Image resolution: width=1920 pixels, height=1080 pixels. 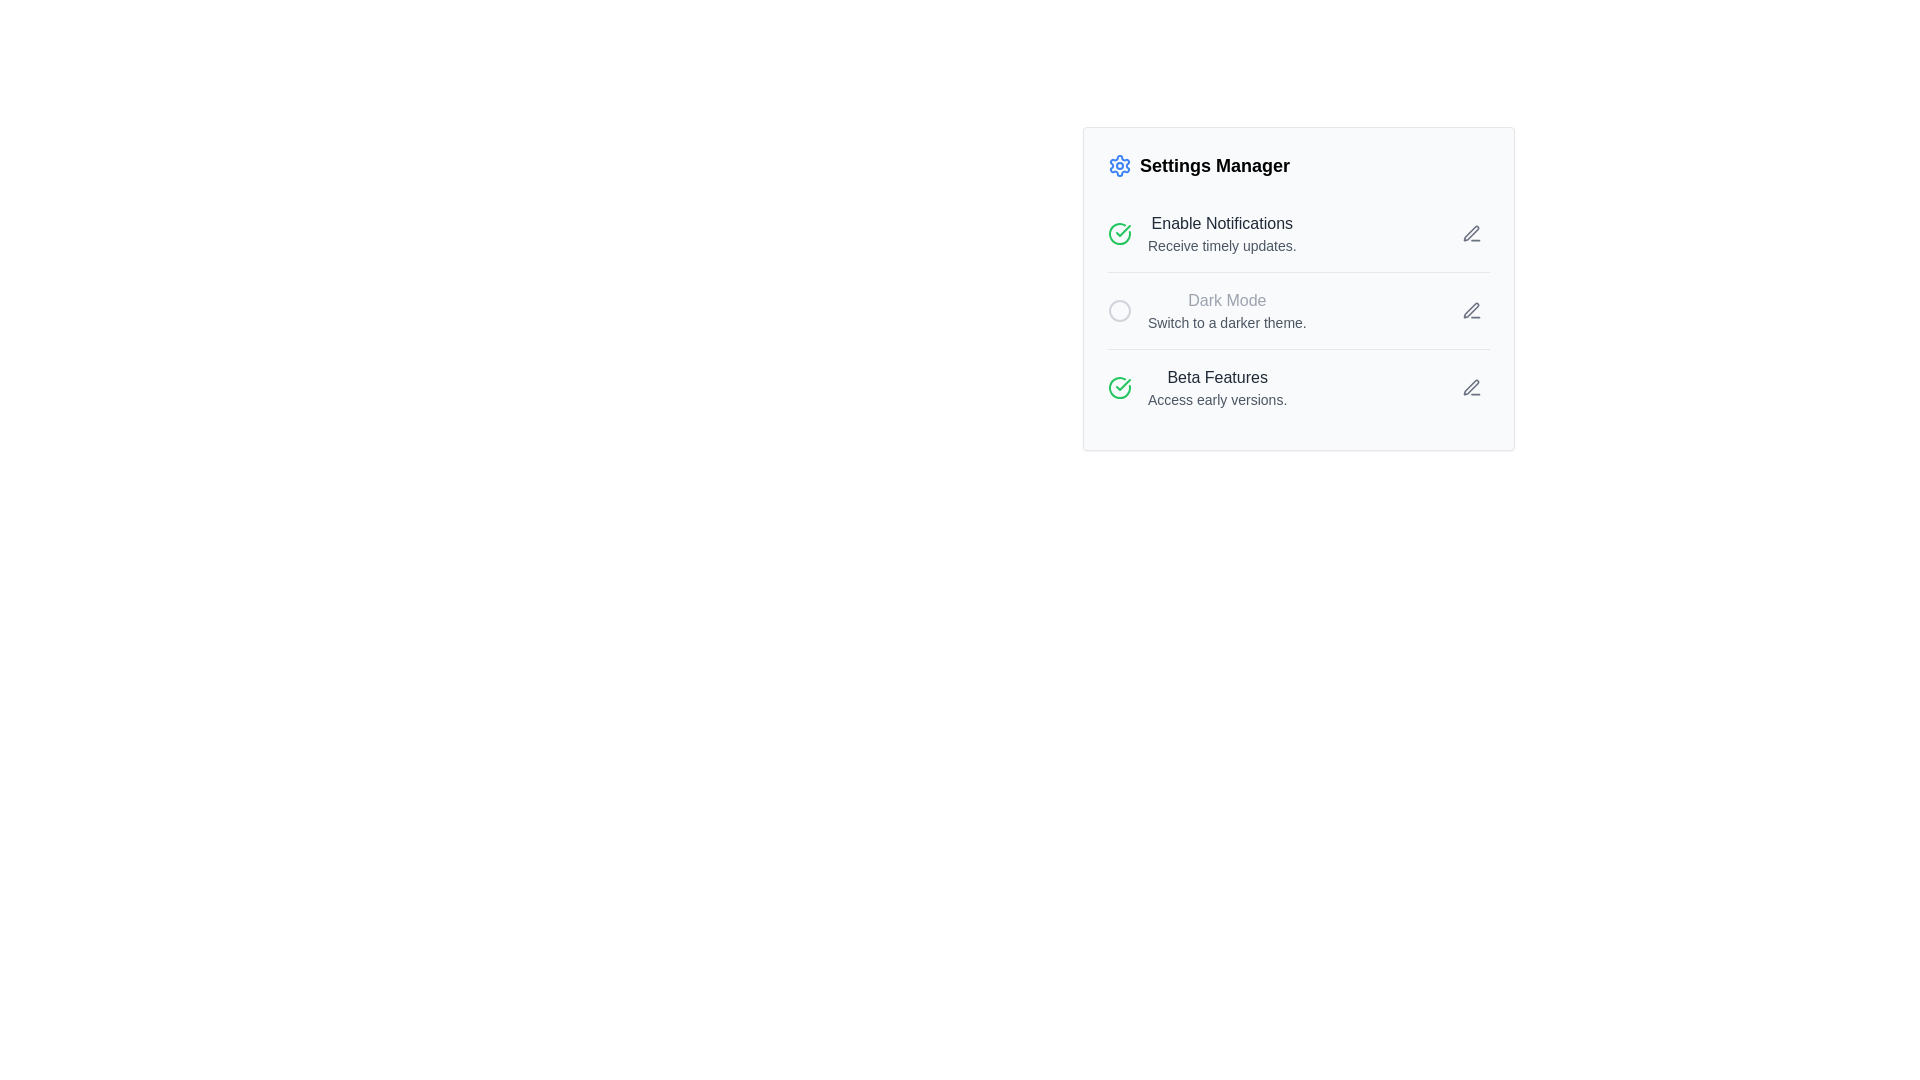 I want to click on information displayed in the text block titled 'Enable Notifications' with the description 'Receive timely updates' located in the 'Settings Manager' panel, so click(x=1221, y=233).